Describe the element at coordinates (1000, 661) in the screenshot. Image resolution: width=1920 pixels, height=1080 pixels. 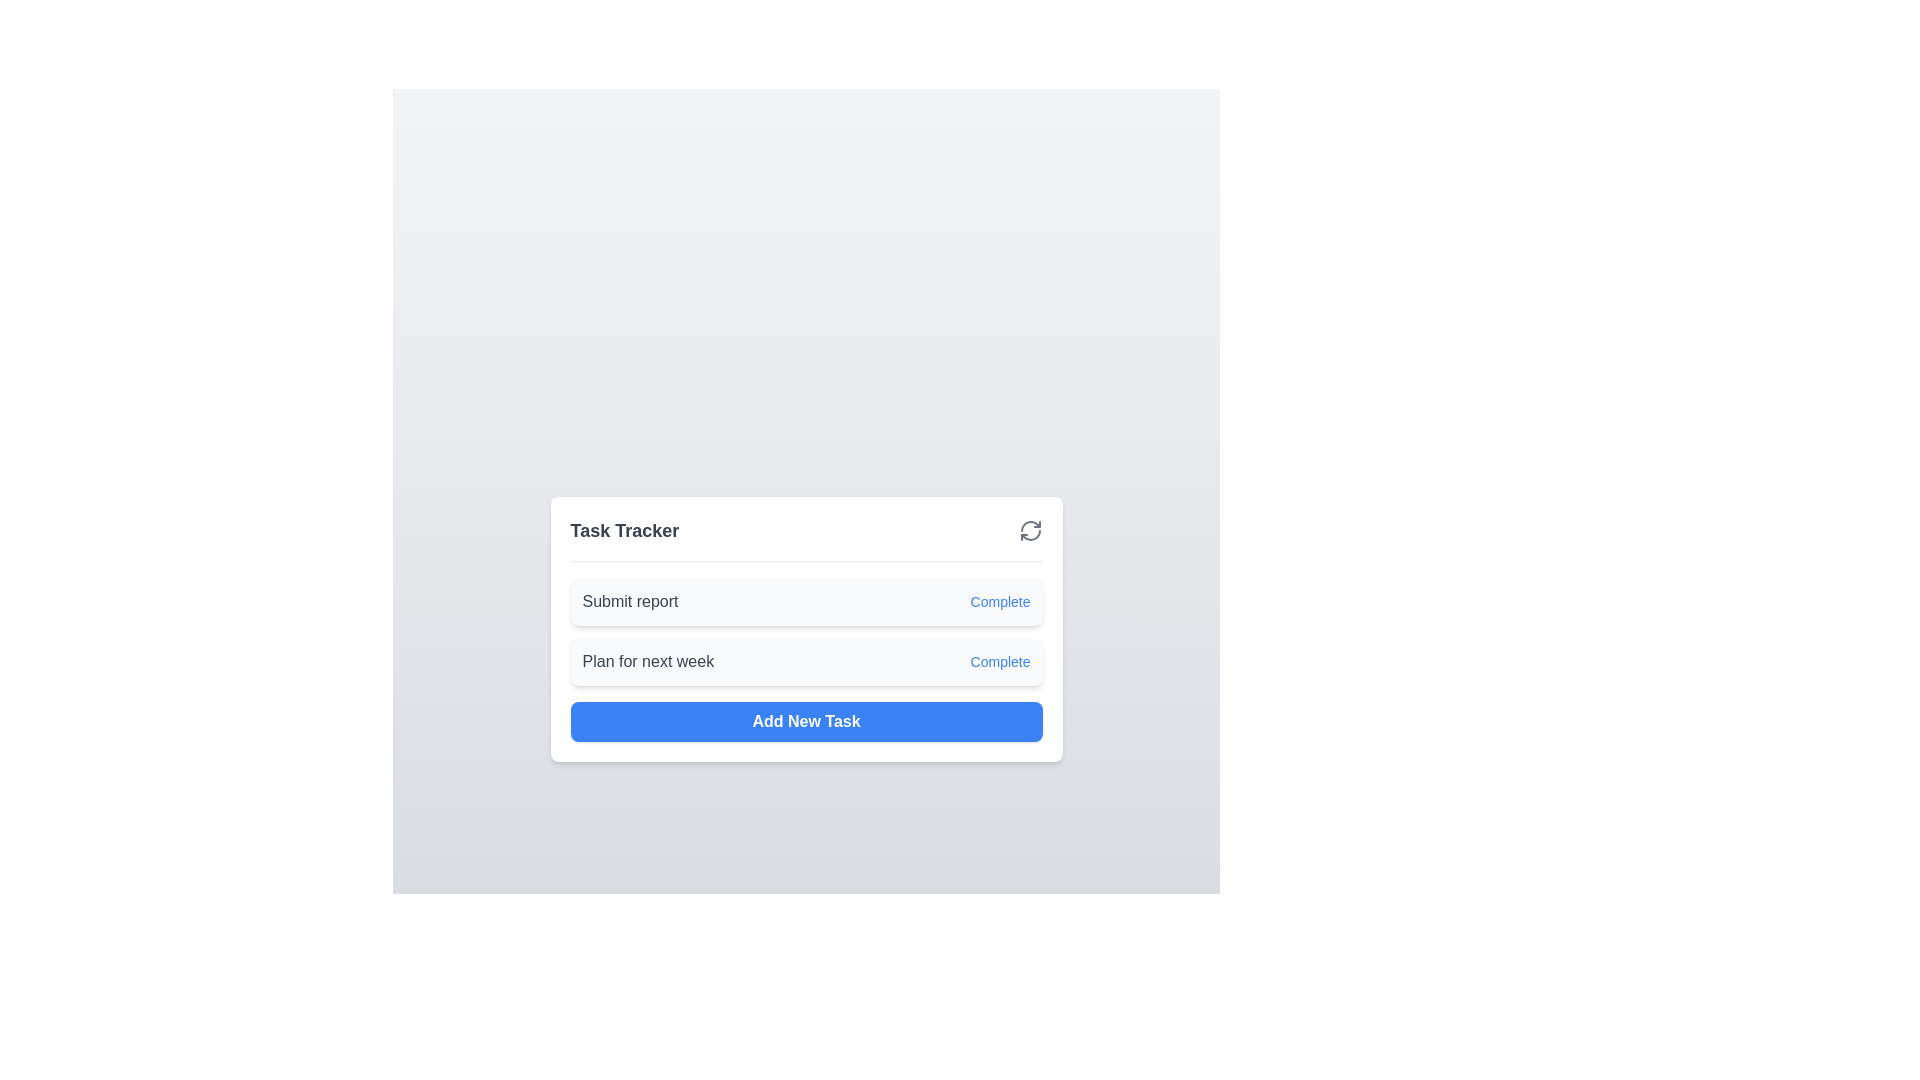
I see `the 'mark as complete' button located on the right side of the task item labeled 'Plan for next week' to mark the task as complete` at that location.